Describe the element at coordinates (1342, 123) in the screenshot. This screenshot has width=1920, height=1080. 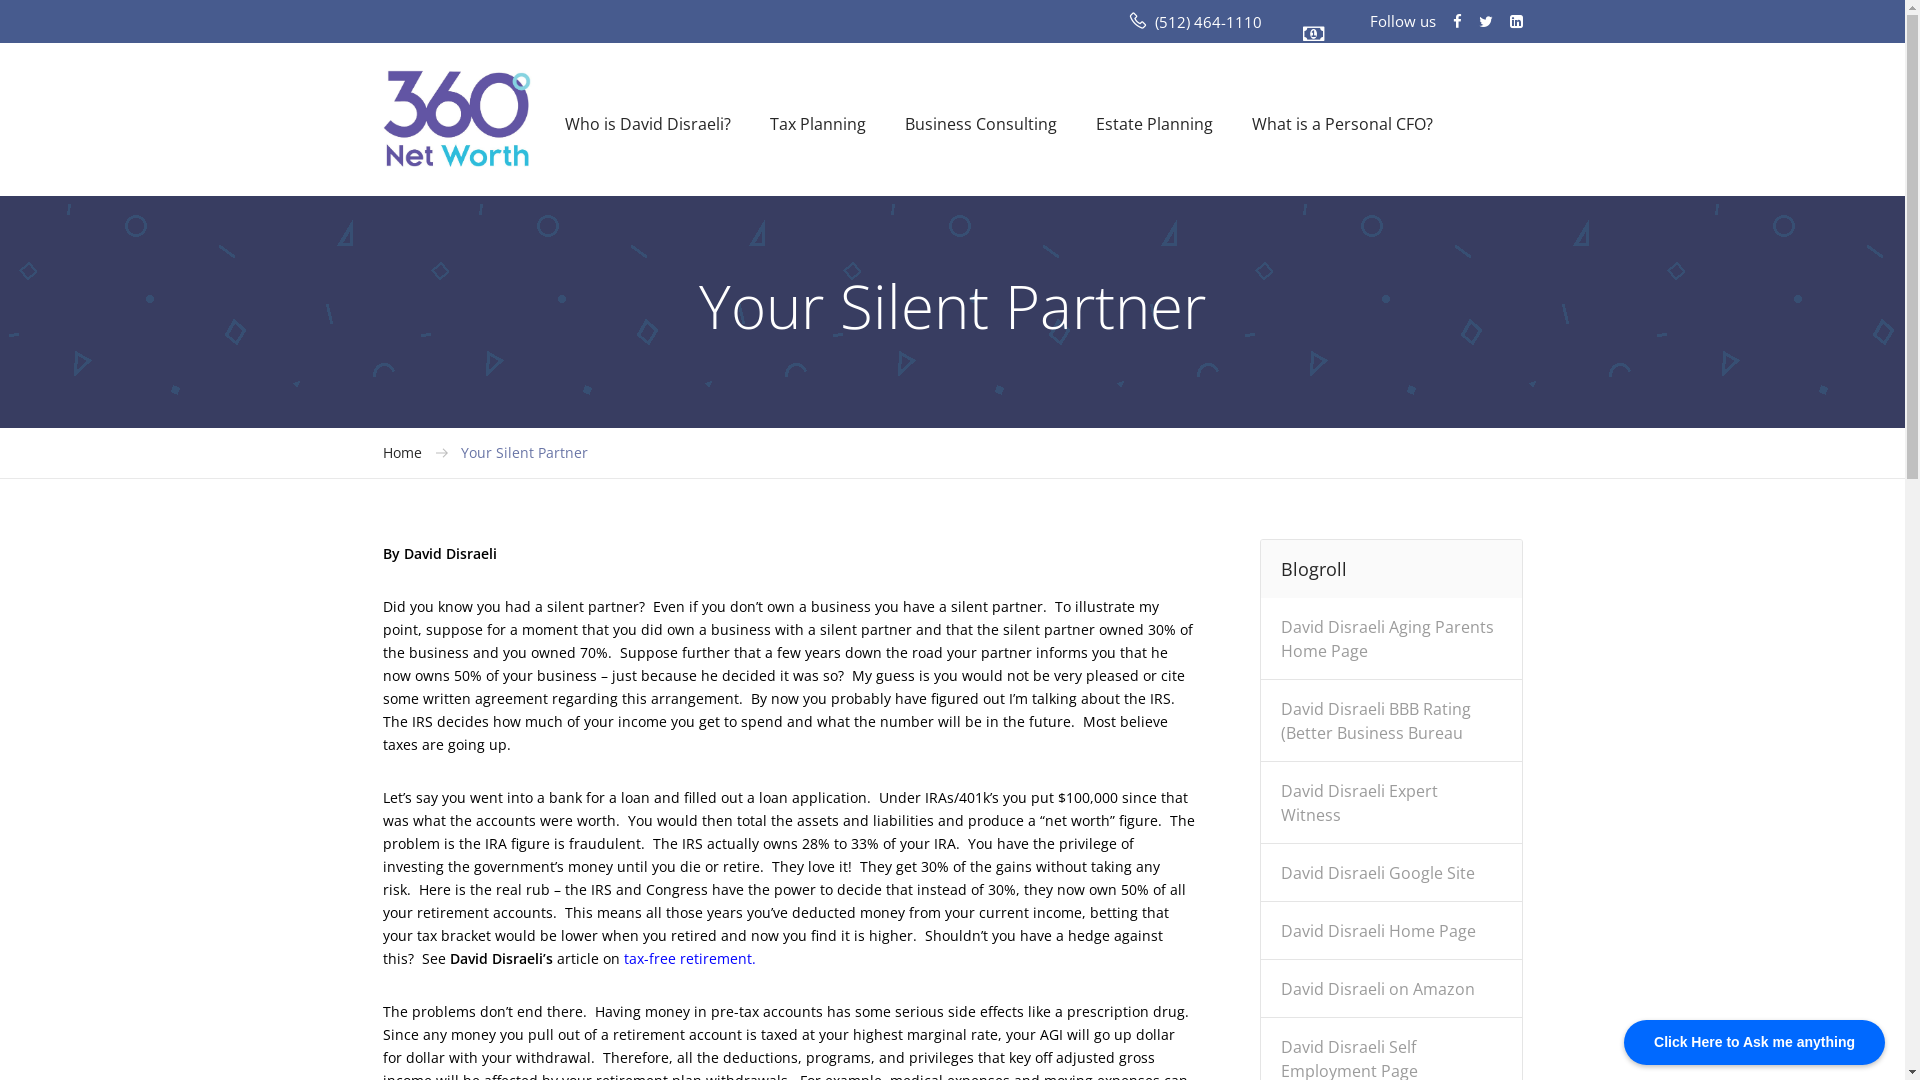
I see `'What is a Personal CFO?'` at that location.